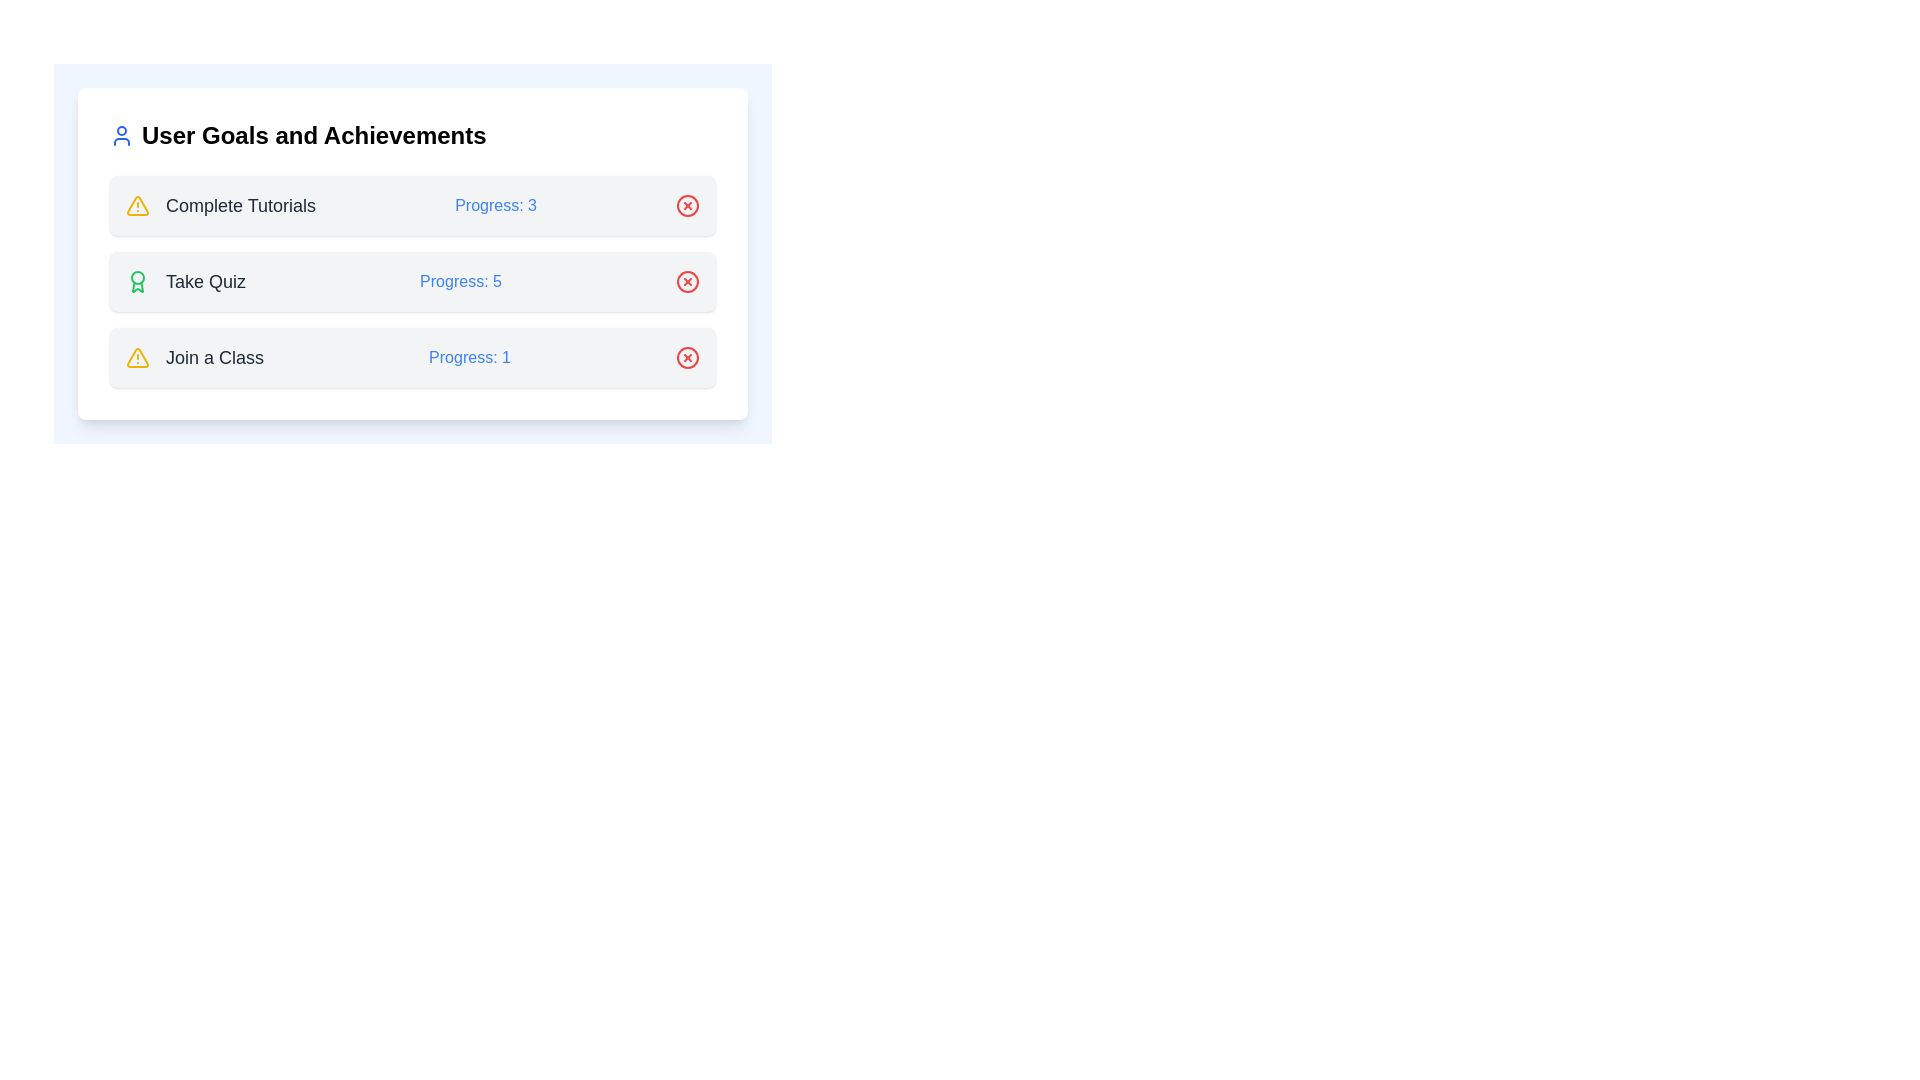 Image resolution: width=1920 pixels, height=1080 pixels. I want to click on the List item labeled 'Complete Tutorials' that features a yellow warning icon, located in the 'User Goals and Achievements' section, so click(220, 205).